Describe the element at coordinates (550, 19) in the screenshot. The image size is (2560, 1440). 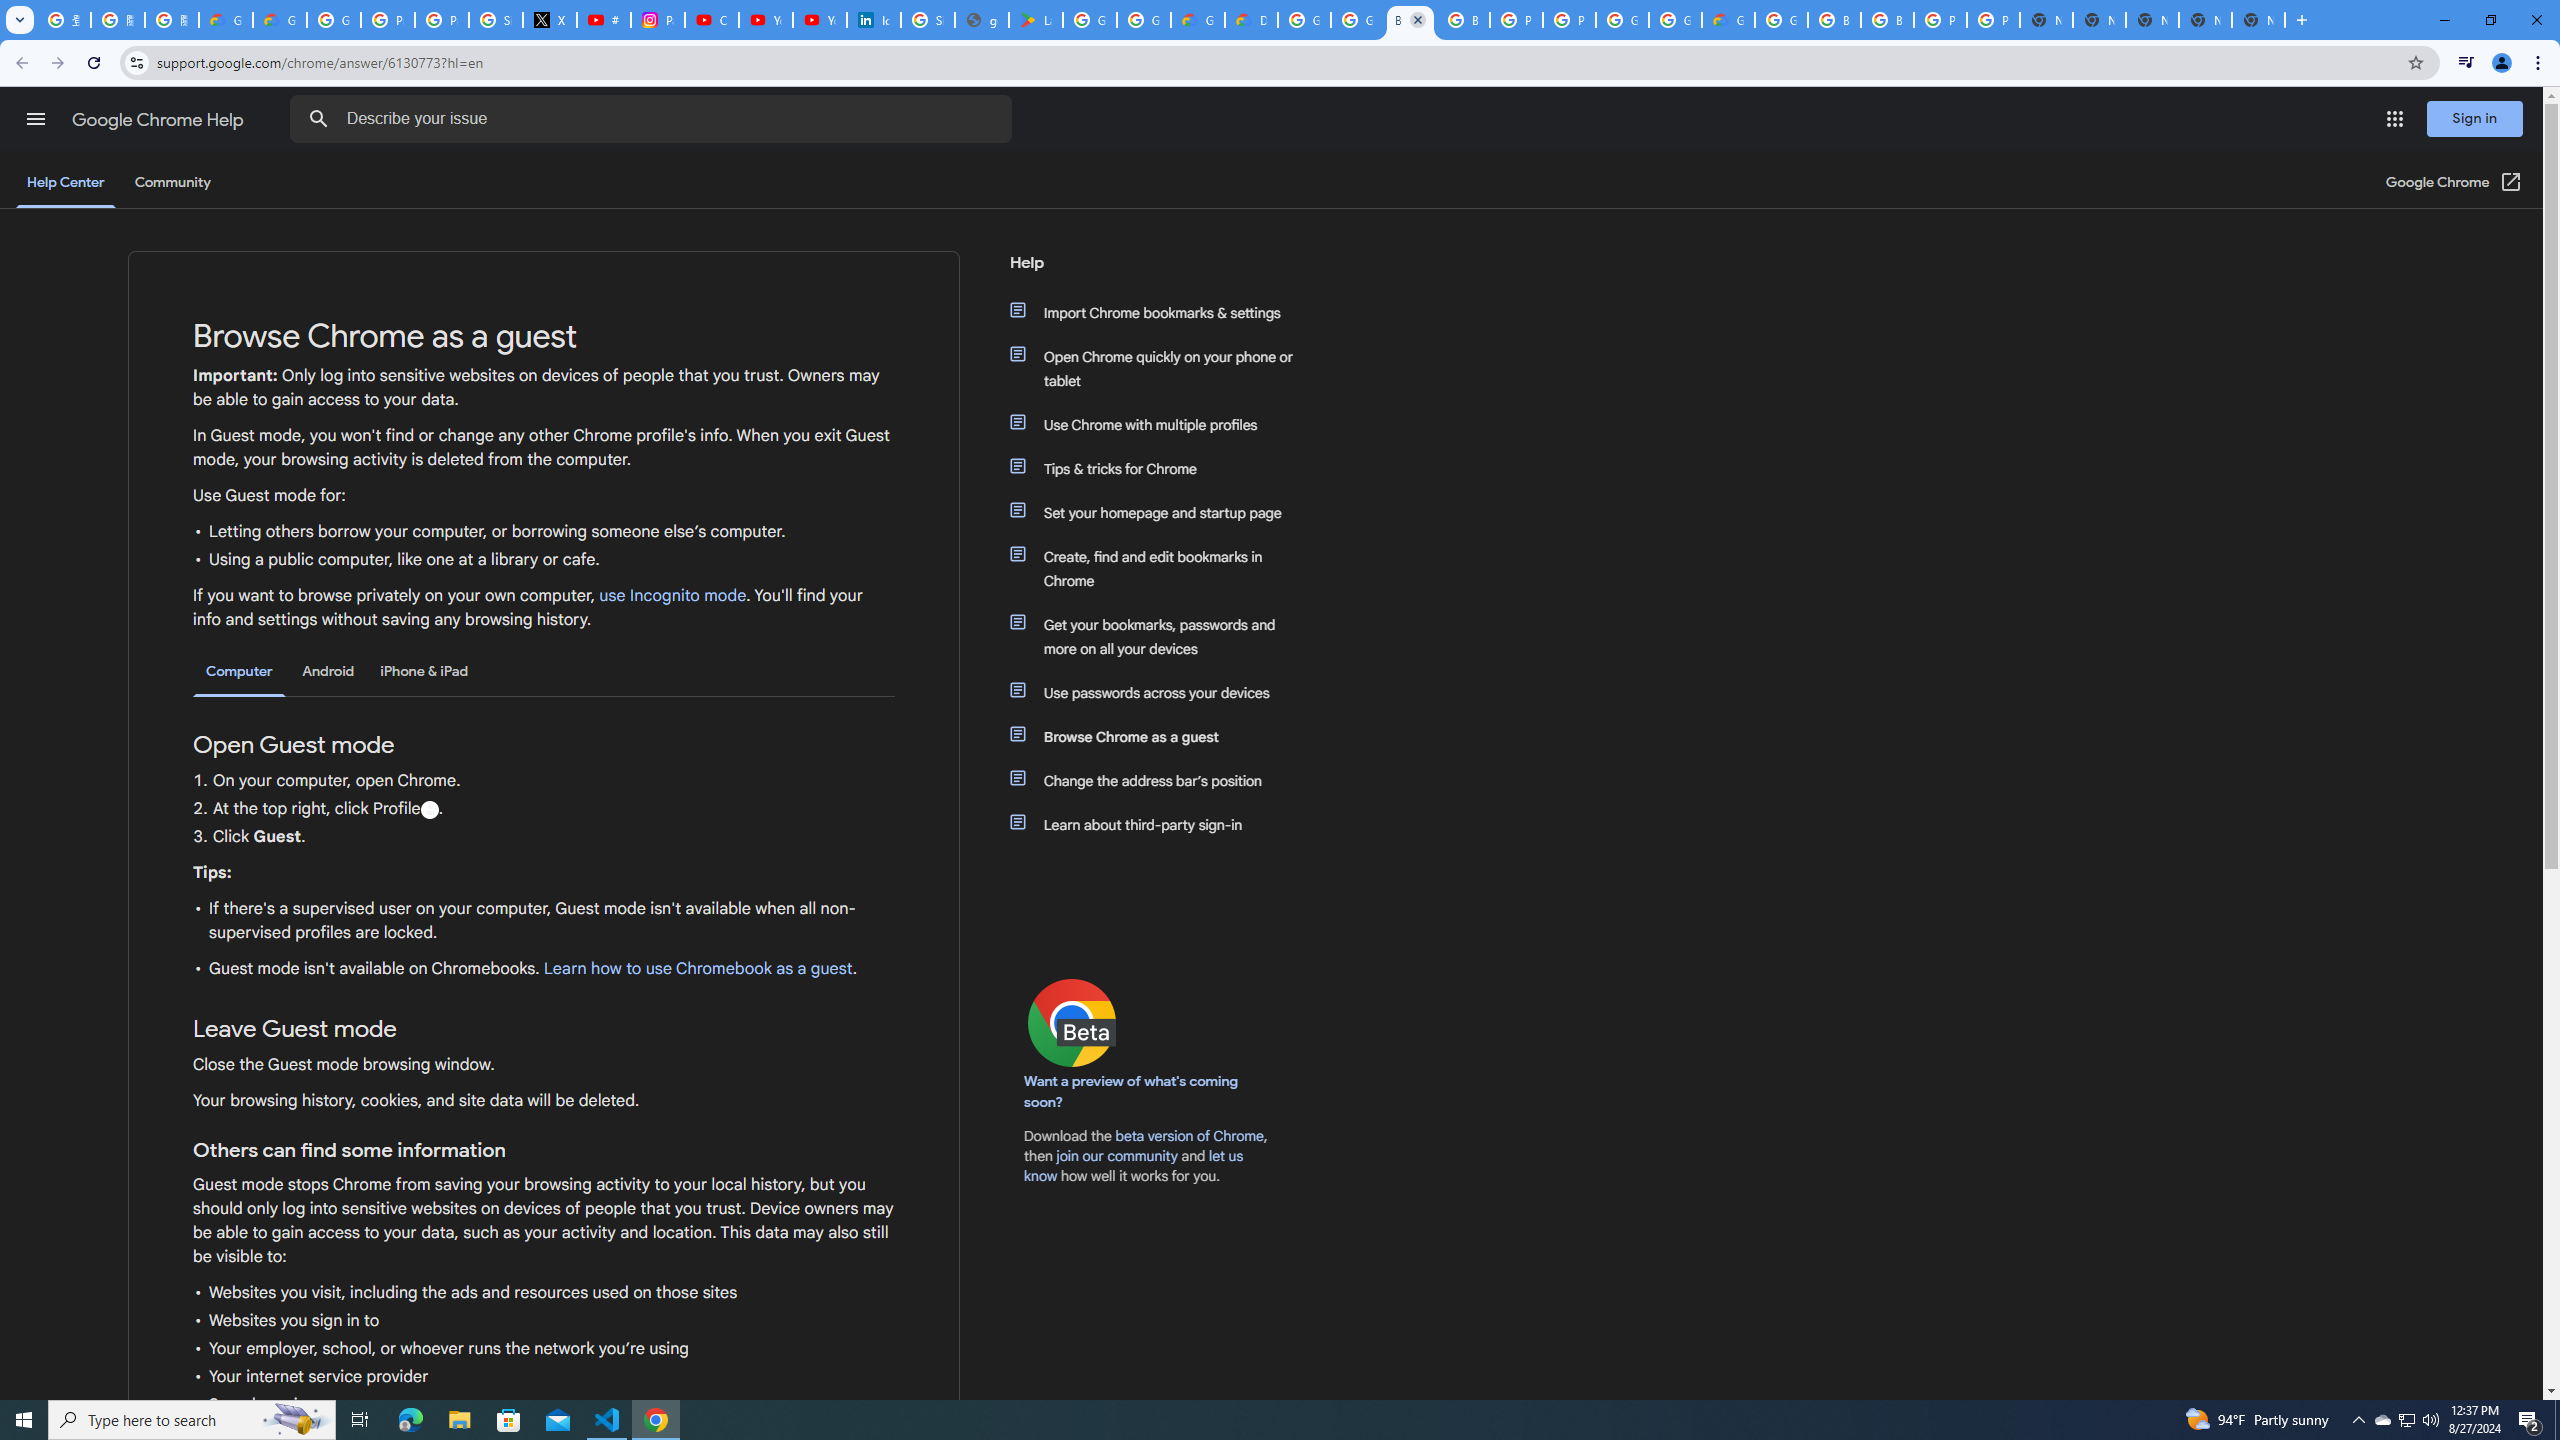
I see `'X'` at that location.